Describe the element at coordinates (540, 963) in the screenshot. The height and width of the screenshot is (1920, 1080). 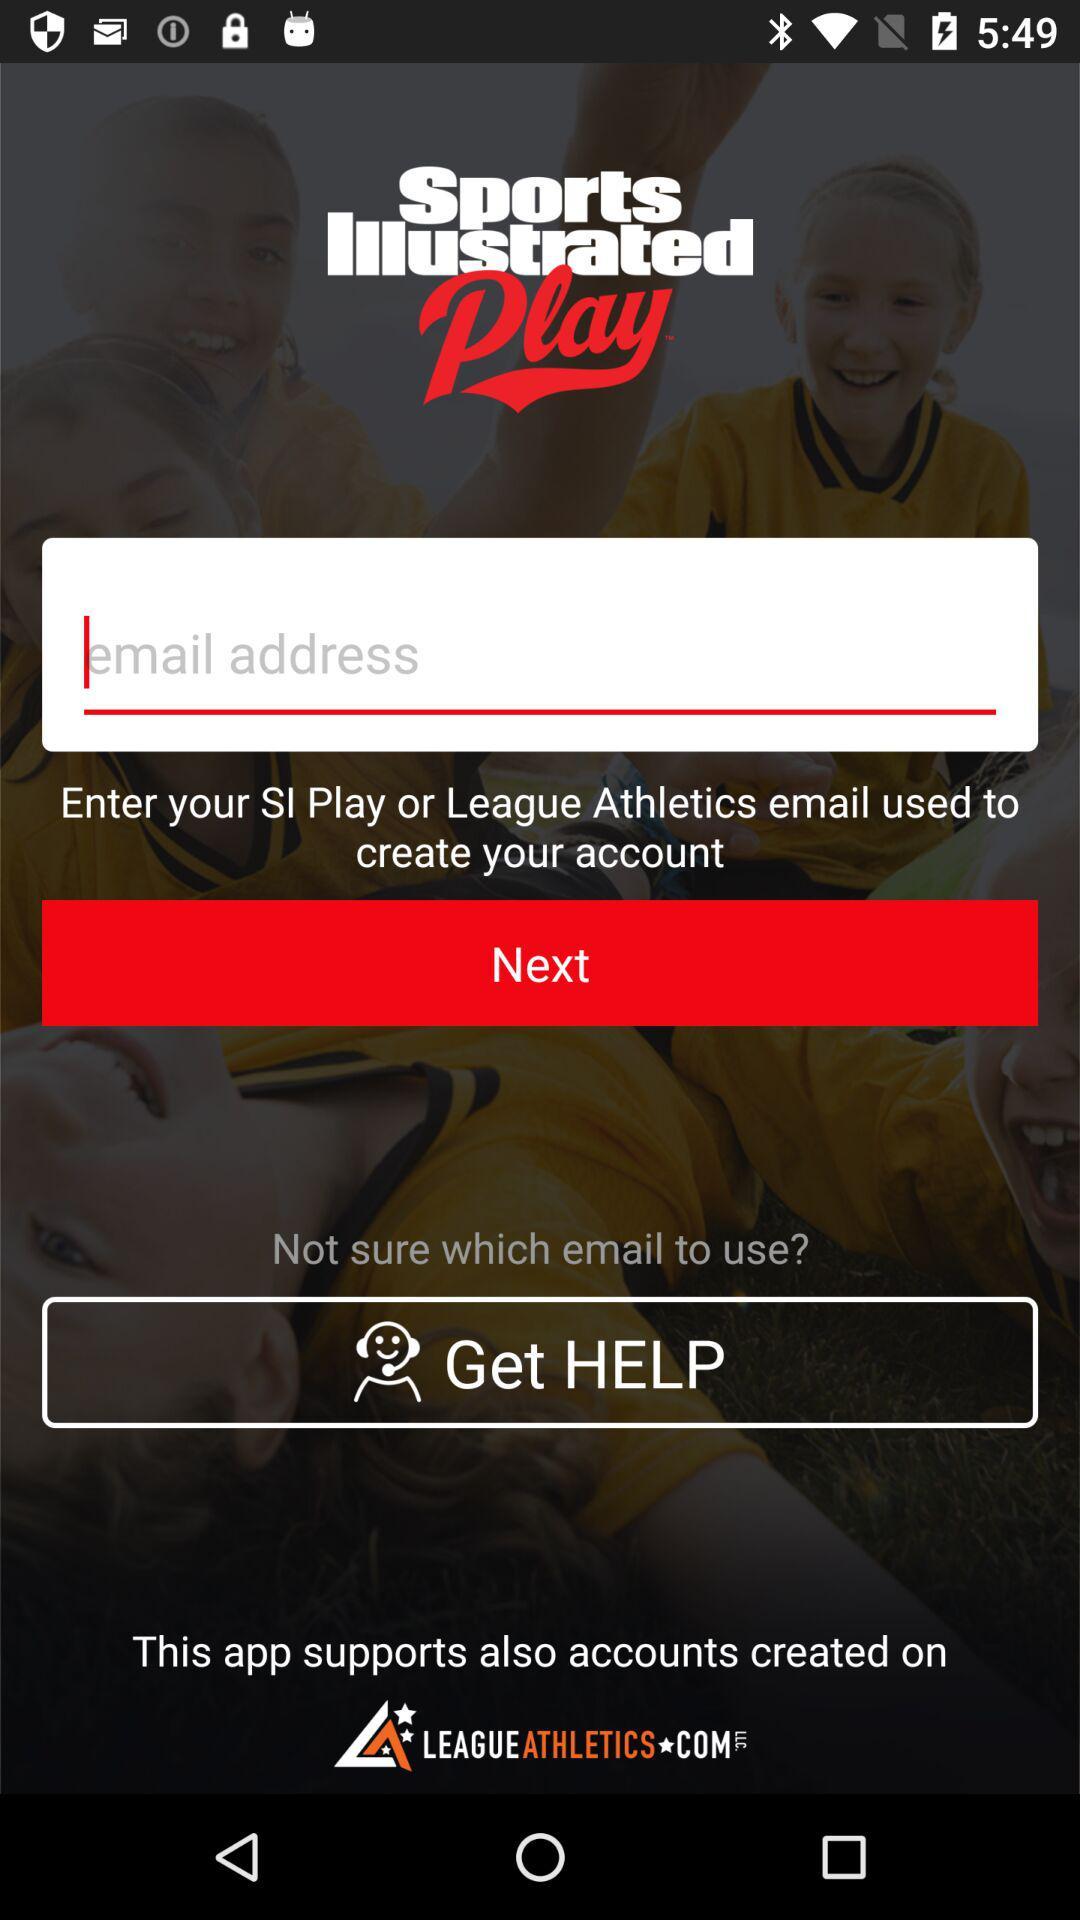
I see `next item` at that location.